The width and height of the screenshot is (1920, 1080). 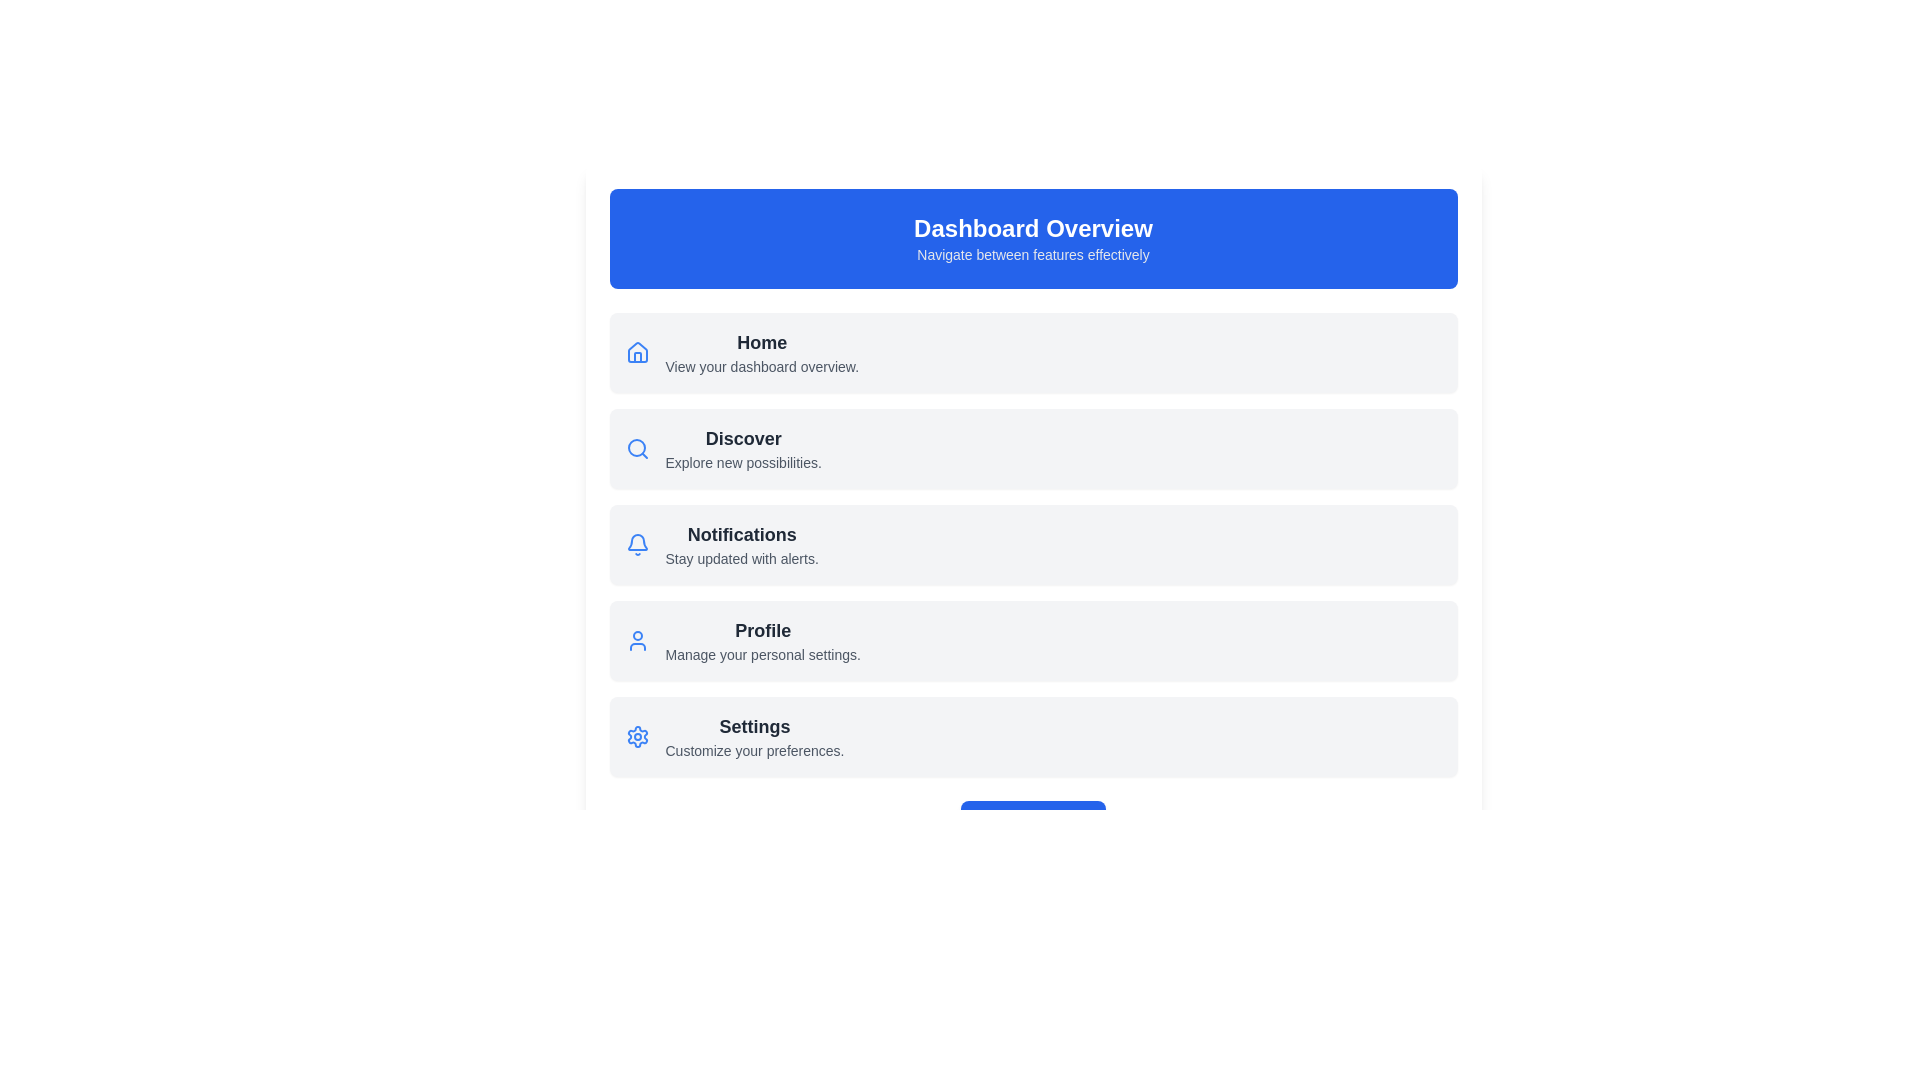 What do you see at coordinates (1033, 253) in the screenshot?
I see `text content of the small text label located centrally below the 'Dashboard Overview' heading, styled with light gray color on a blue background, displaying 'Navigate between features effectively'` at bounding box center [1033, 253].